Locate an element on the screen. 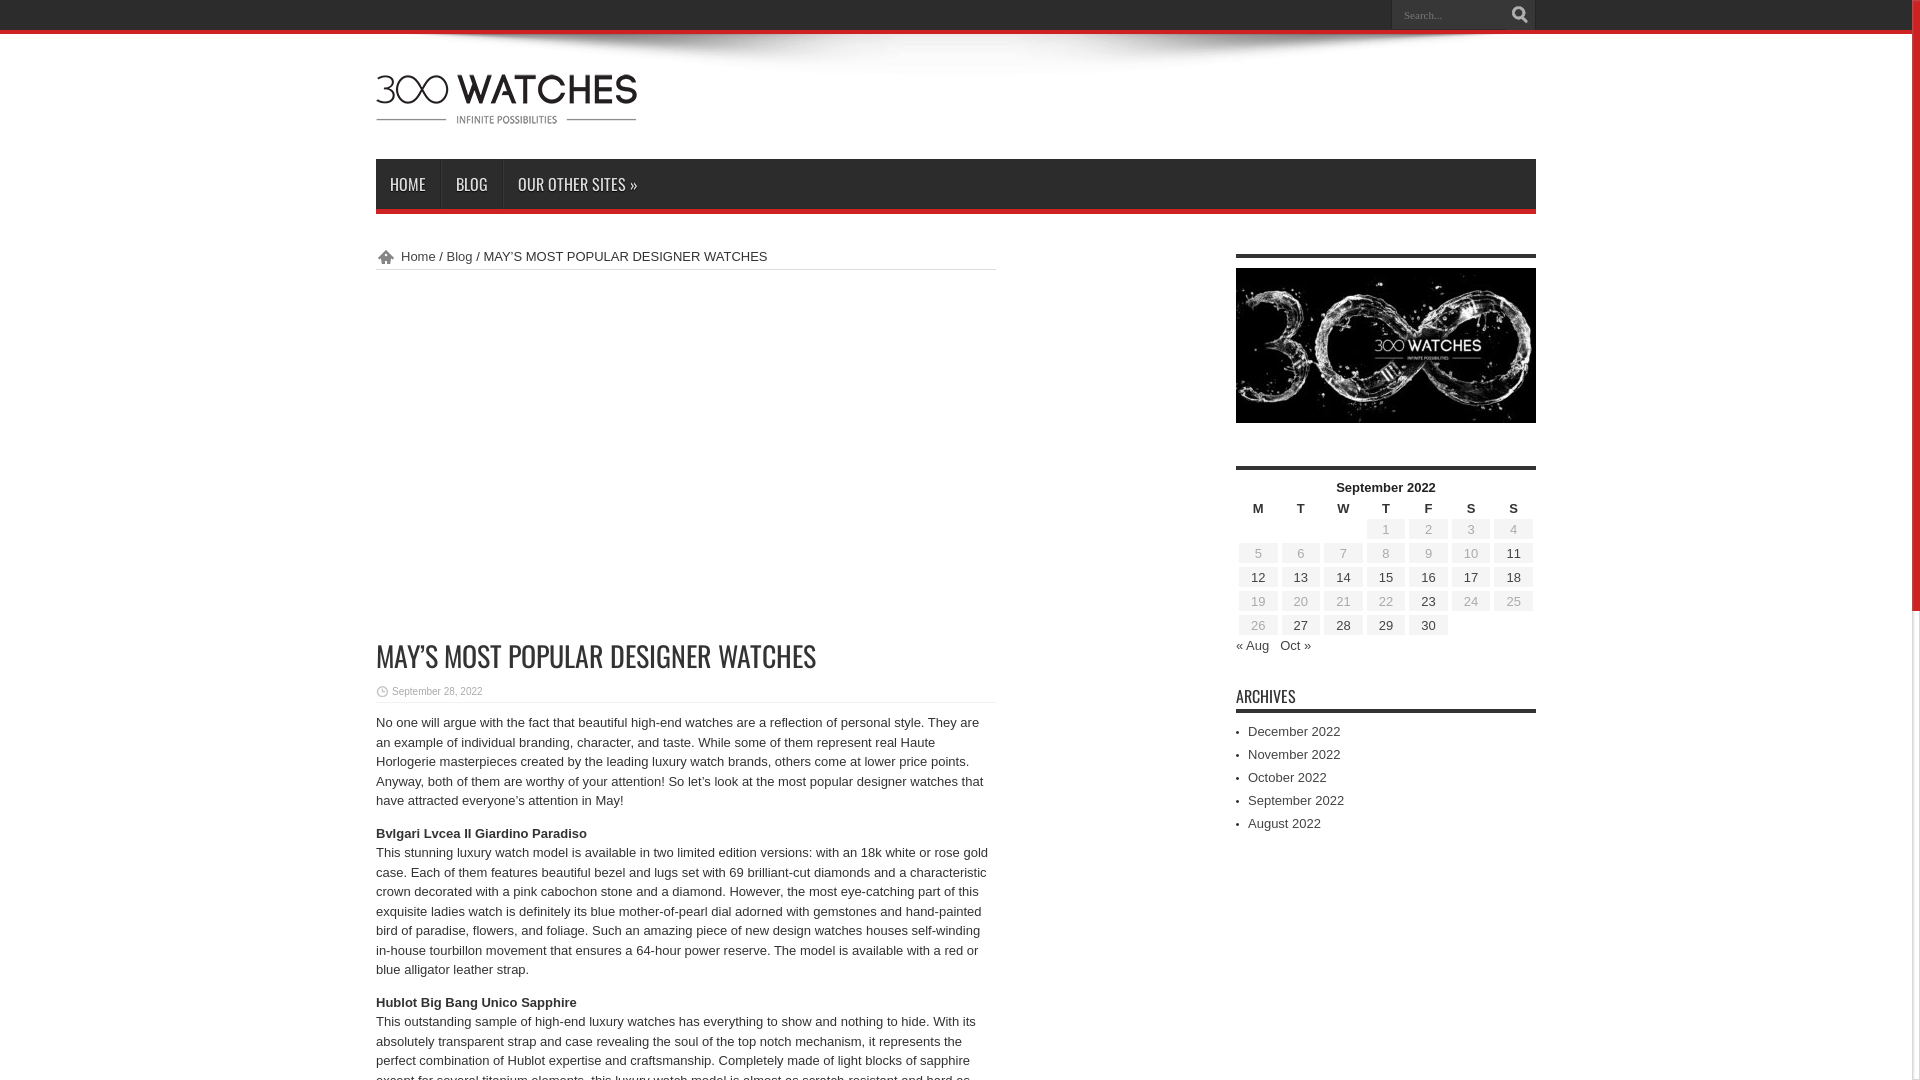 The width and height of the screenshot is (1920, 1080). 'August 2022' is located at coordinates (1284, 823).